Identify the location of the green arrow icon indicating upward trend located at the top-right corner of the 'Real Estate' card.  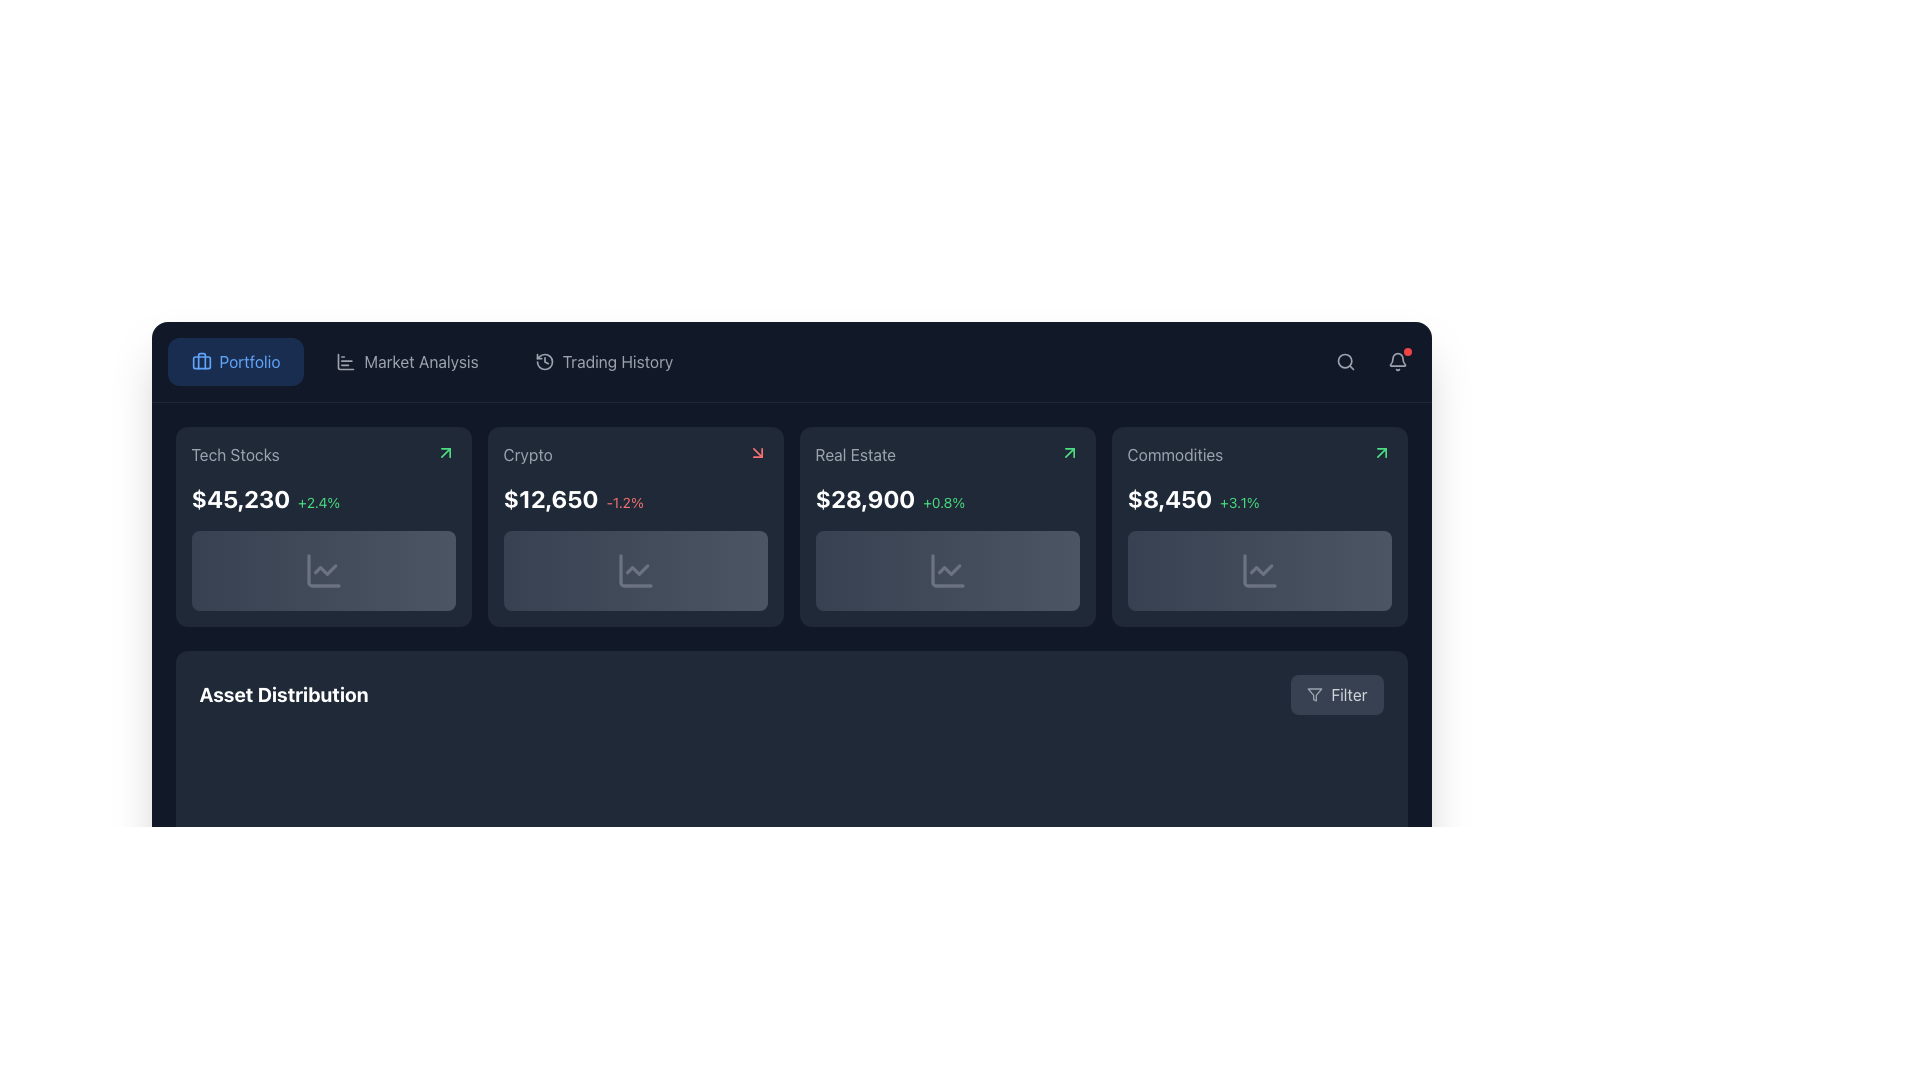
(1068, 452).